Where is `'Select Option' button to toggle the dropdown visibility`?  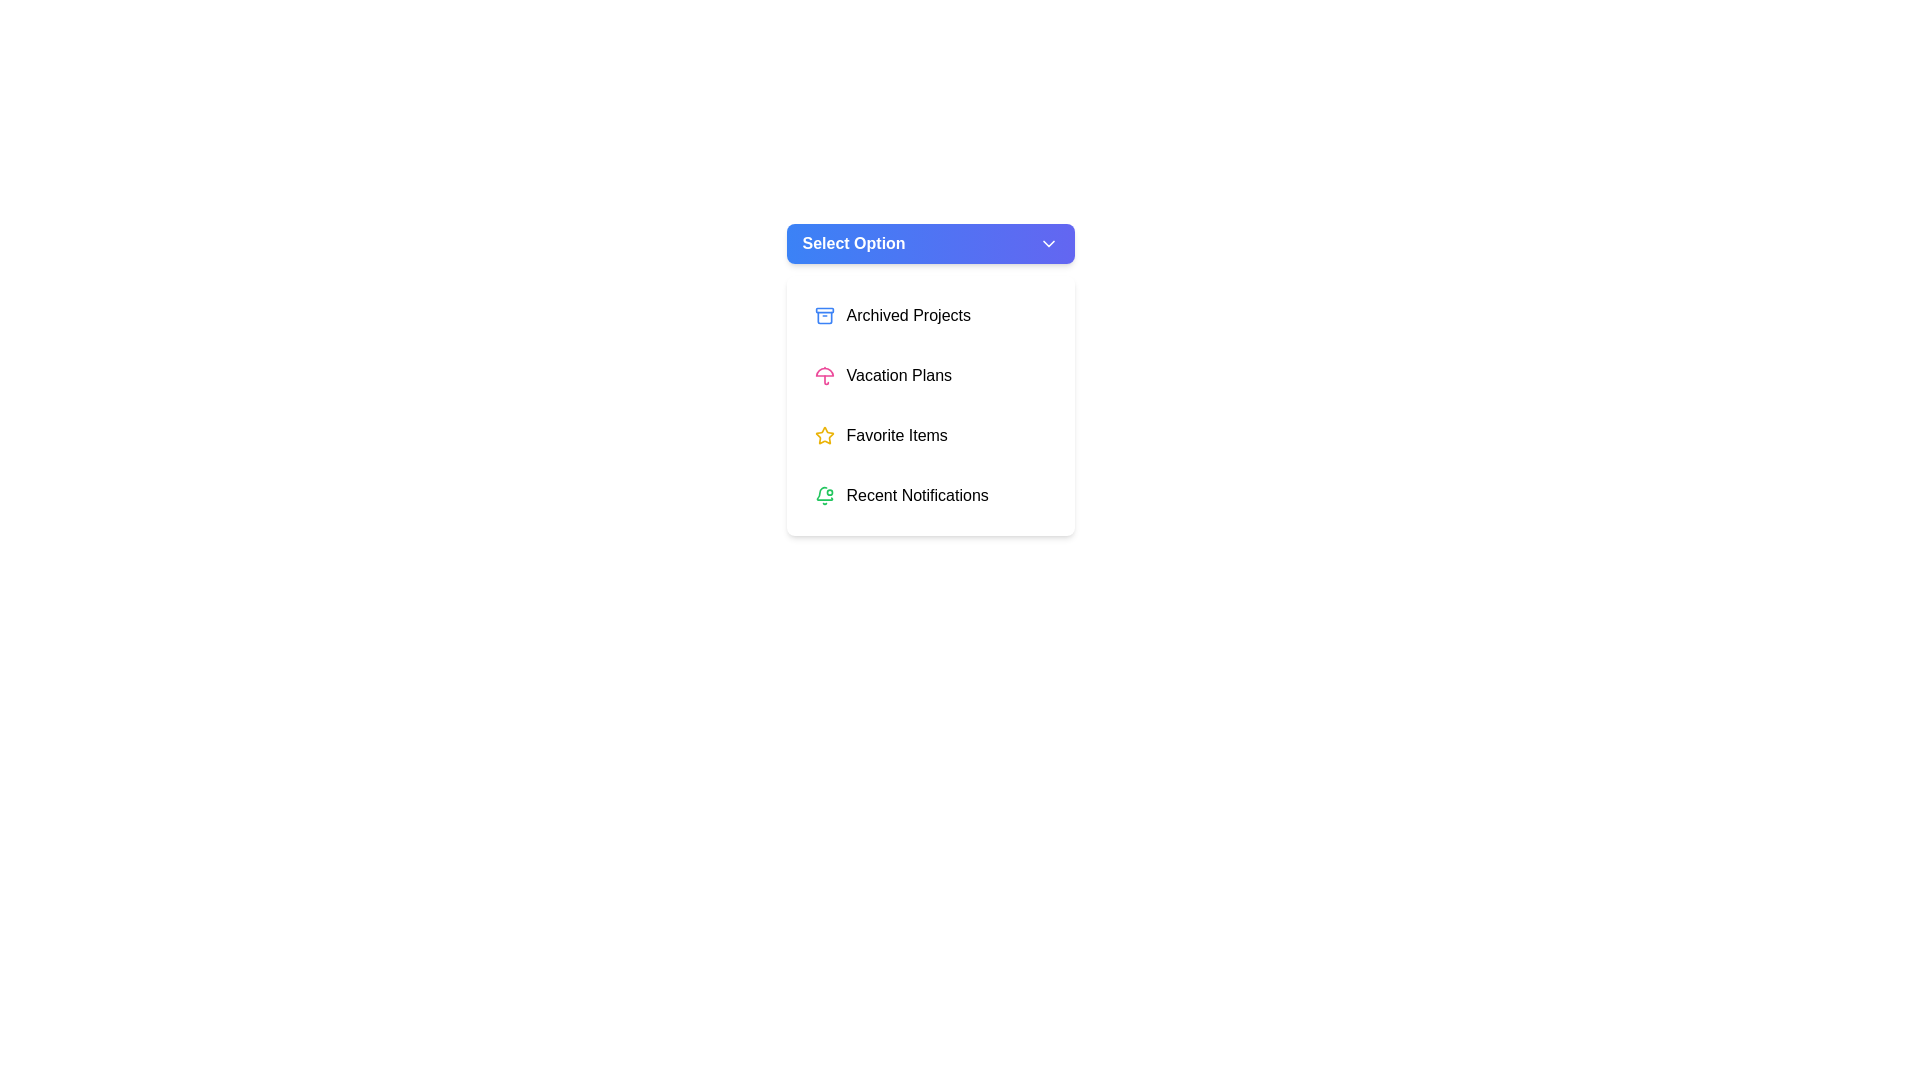 'Select Option' button to toggle the dropdown visibility is located at coordinates (929, 242).